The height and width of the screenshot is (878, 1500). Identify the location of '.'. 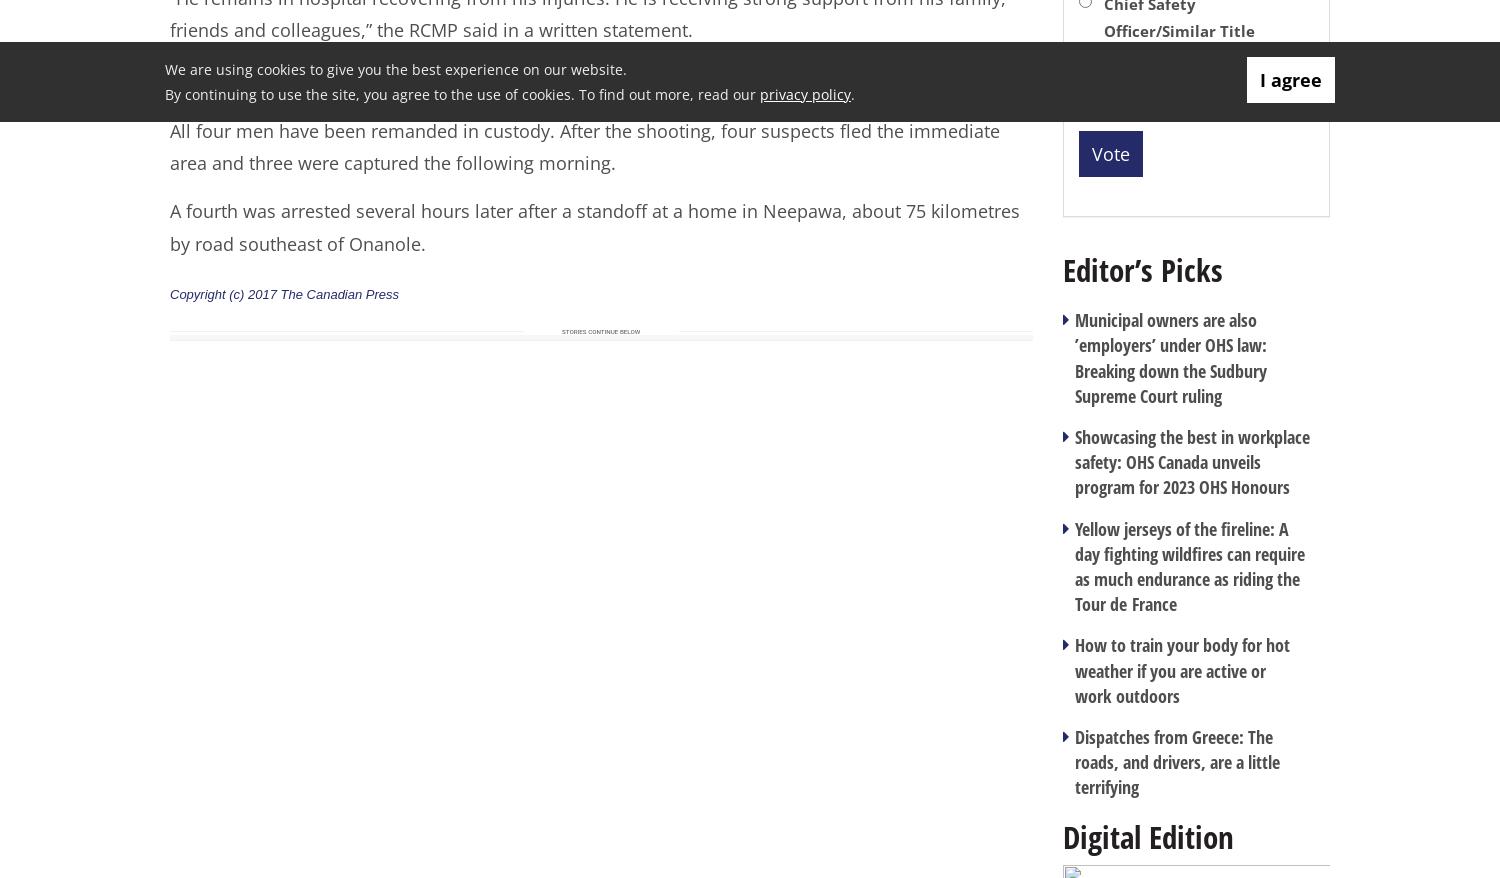
(852, 92).